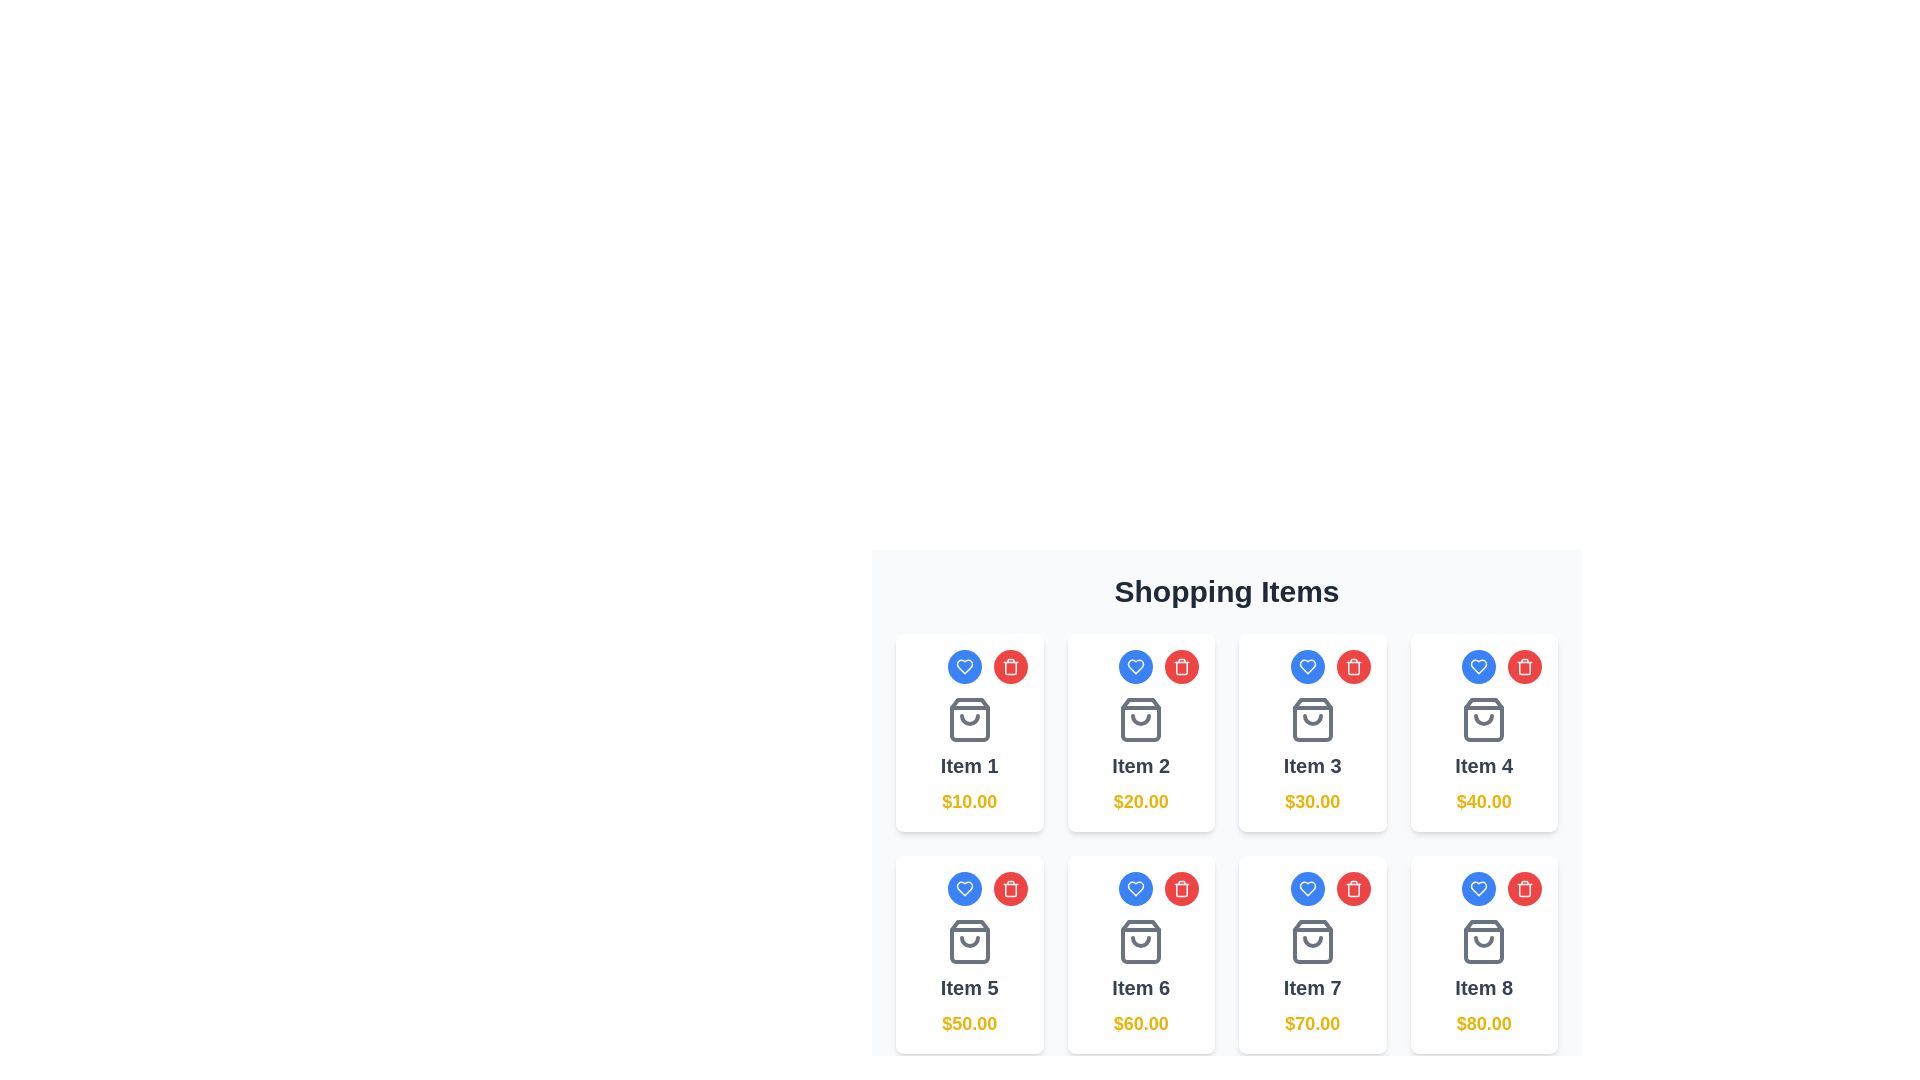  Describe the element at coordinates (1312, 720) in the screenshot. I see `the shopping items icon representing 'Item 3' in the application's interface, located in the first row and third column of the grid under 'Shopping Items'` at that location.